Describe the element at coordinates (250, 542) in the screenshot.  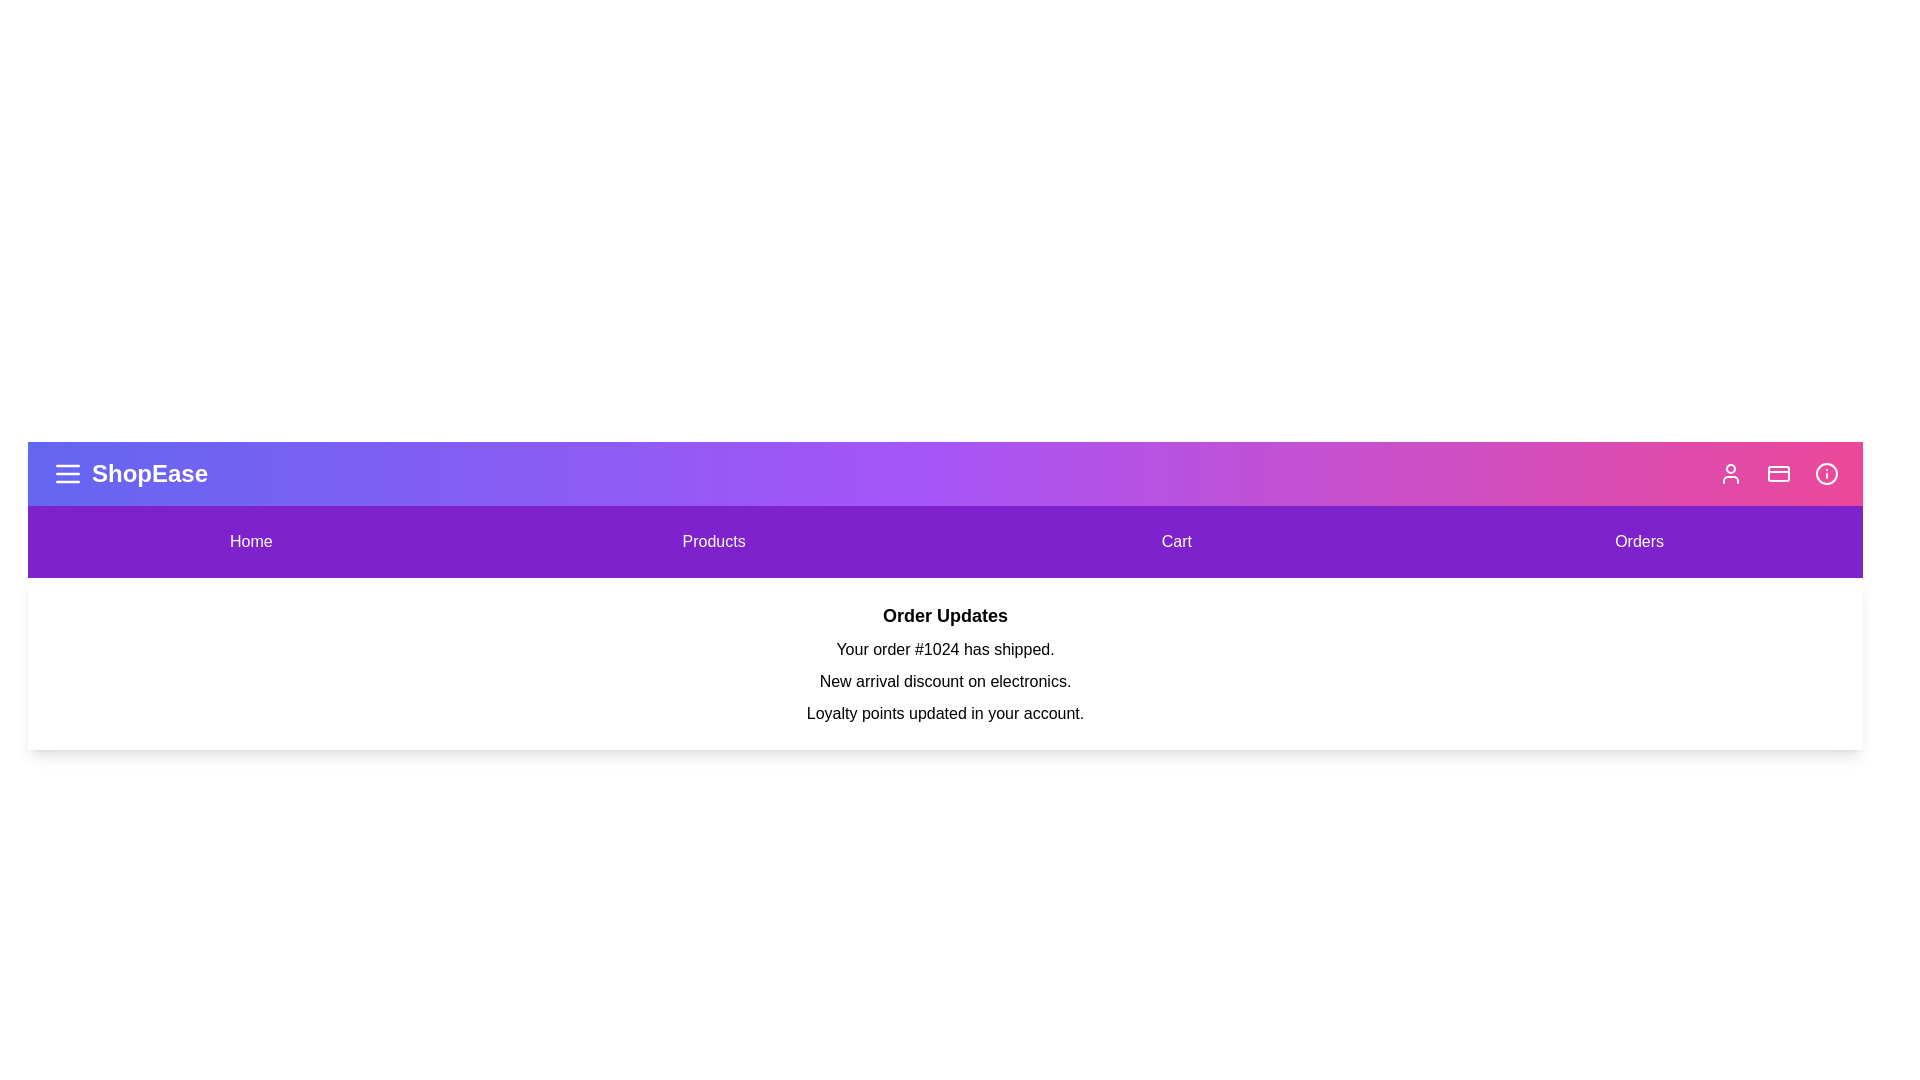
I see `the 'Home' button to navigate to the 'Home' section` at that location.